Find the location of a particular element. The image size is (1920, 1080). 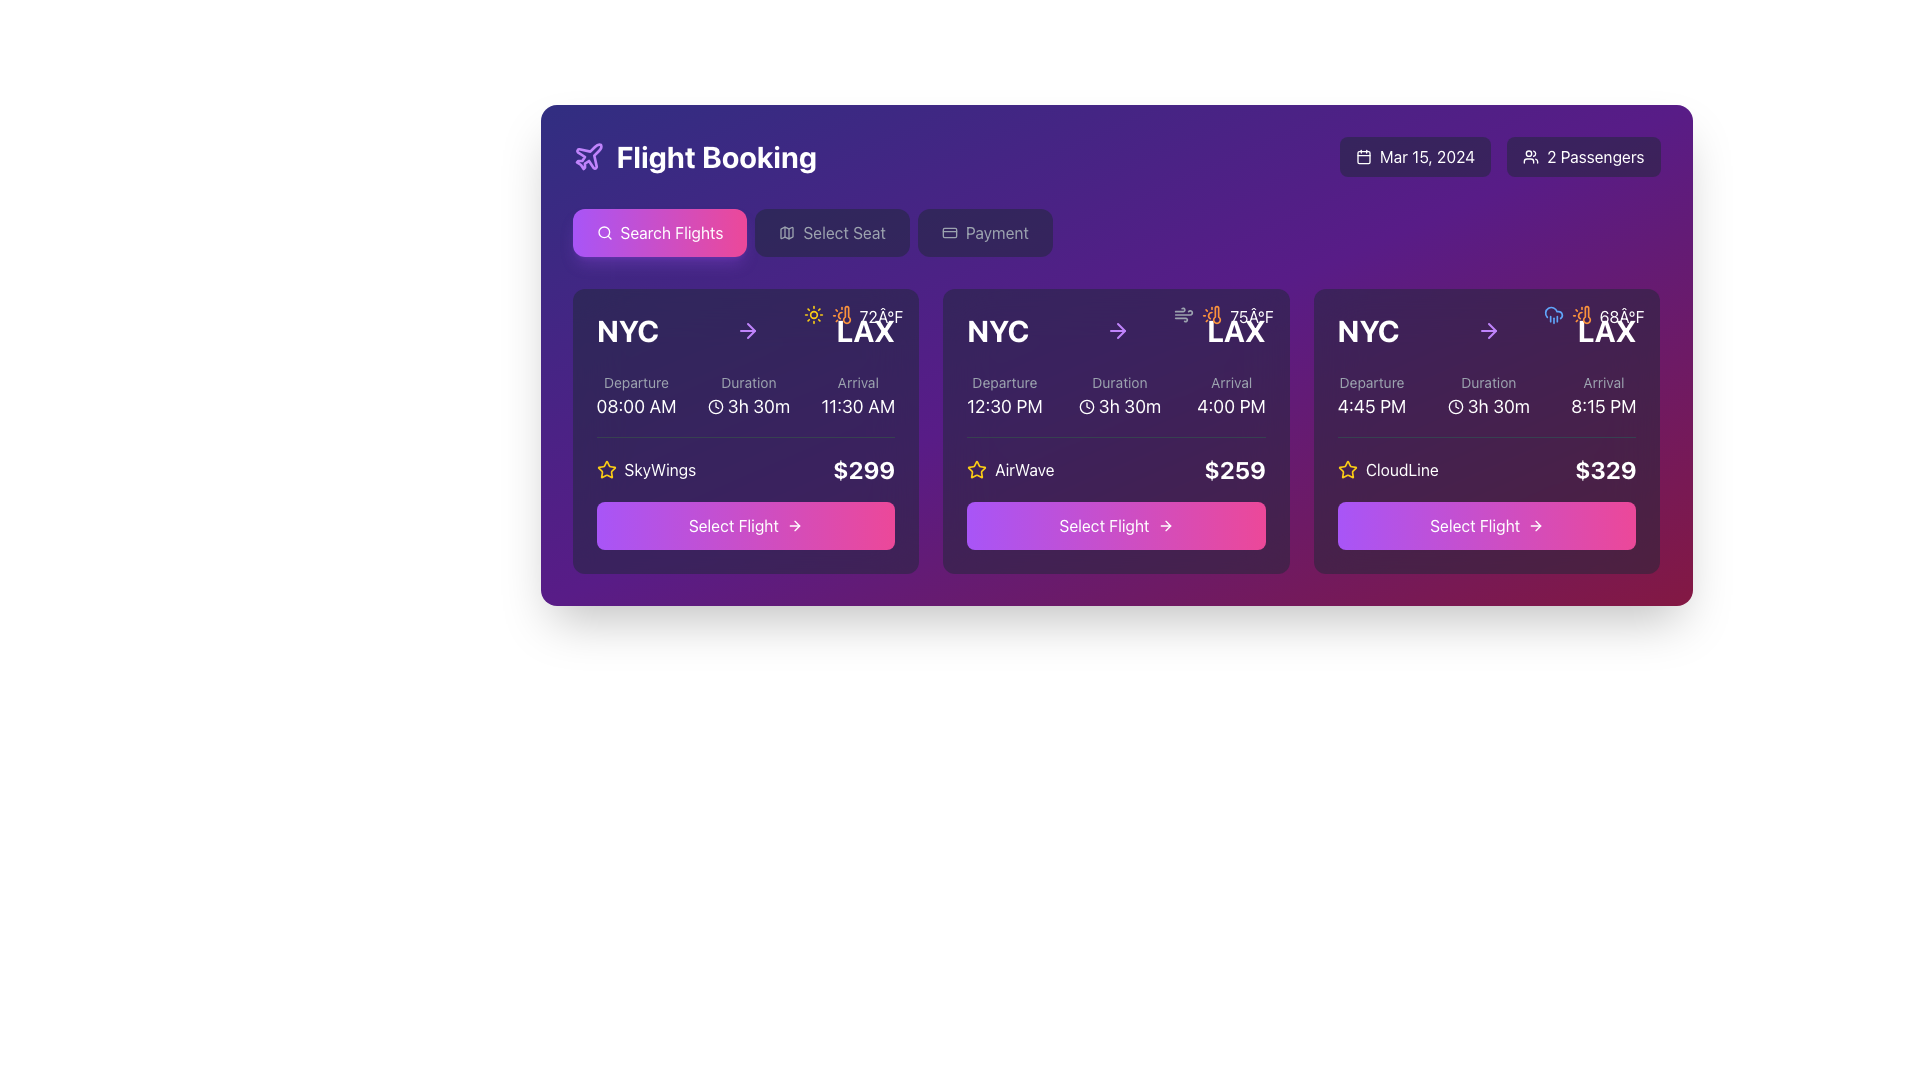

the date selection button located in the top-right corner of the interface is located at coordinates (1414, 156).